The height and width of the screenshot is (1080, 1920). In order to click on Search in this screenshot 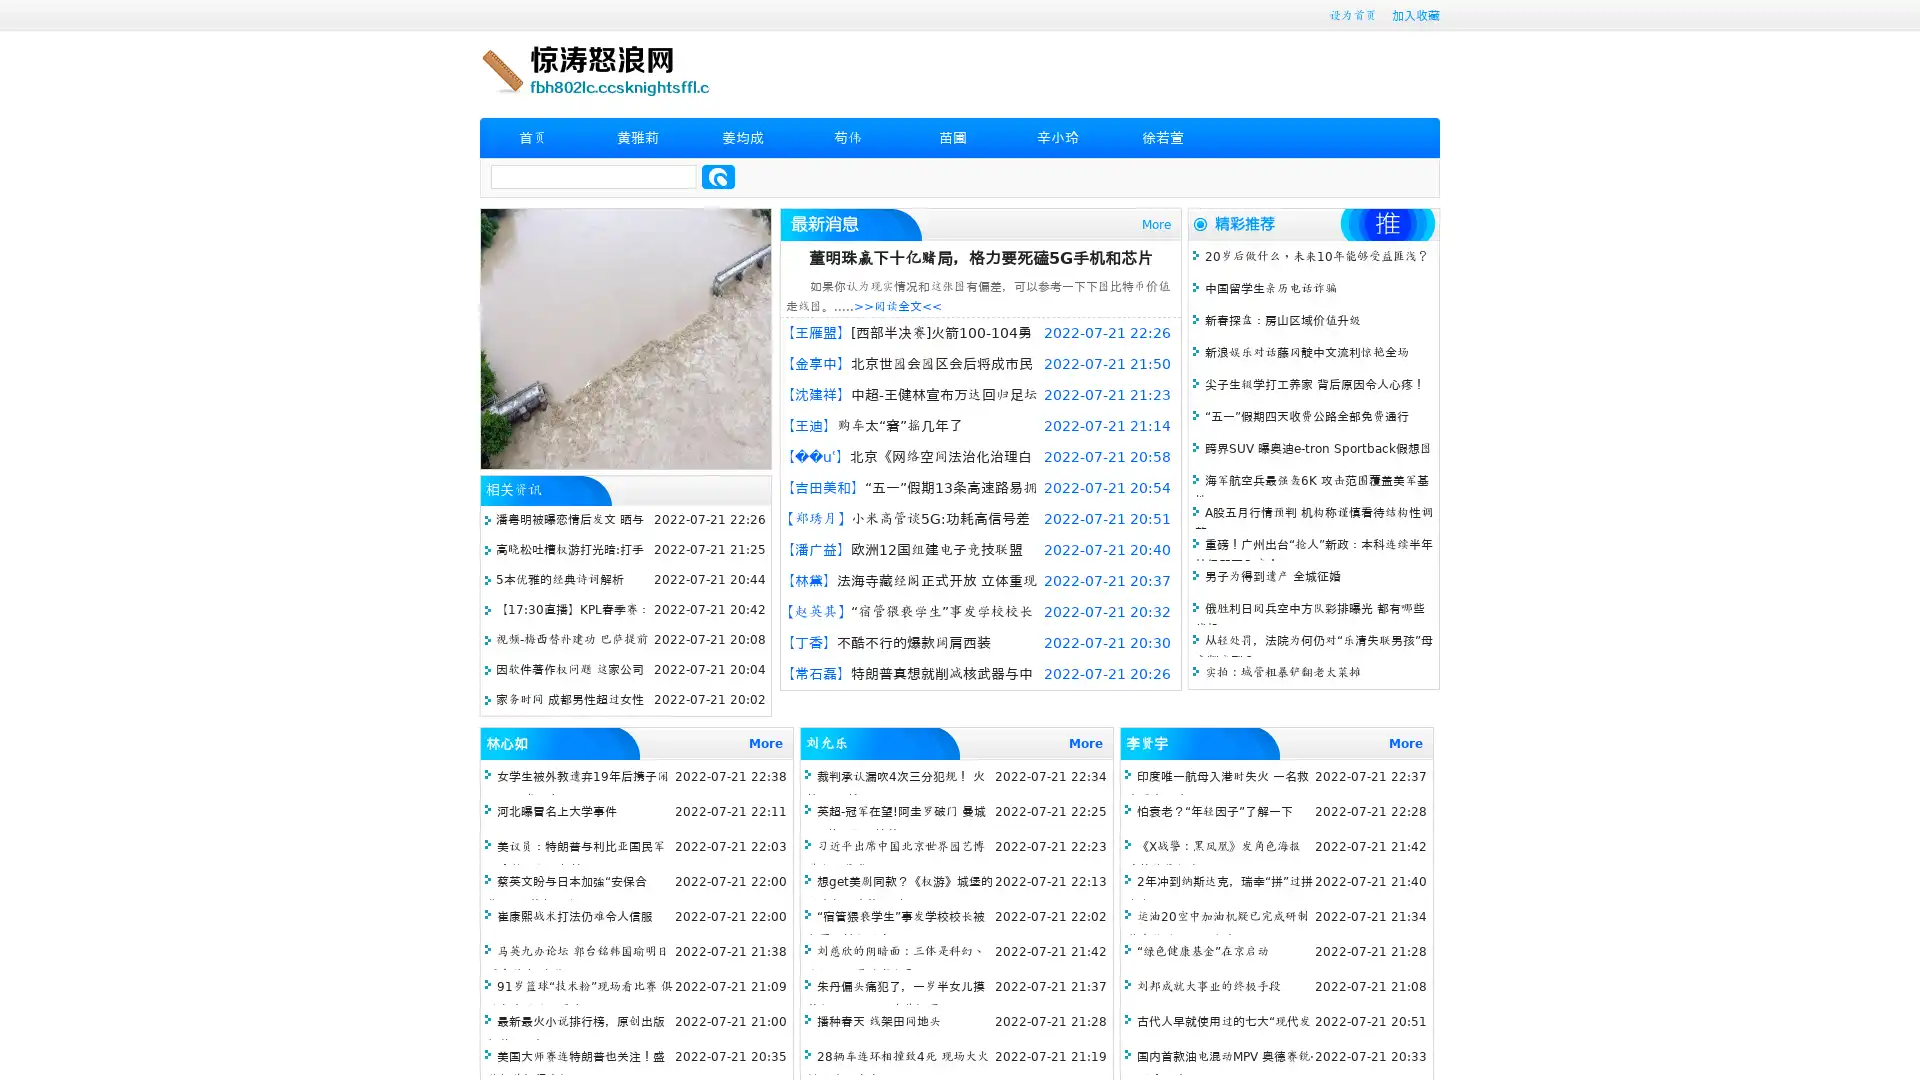, I will do `click(718, 176)`.